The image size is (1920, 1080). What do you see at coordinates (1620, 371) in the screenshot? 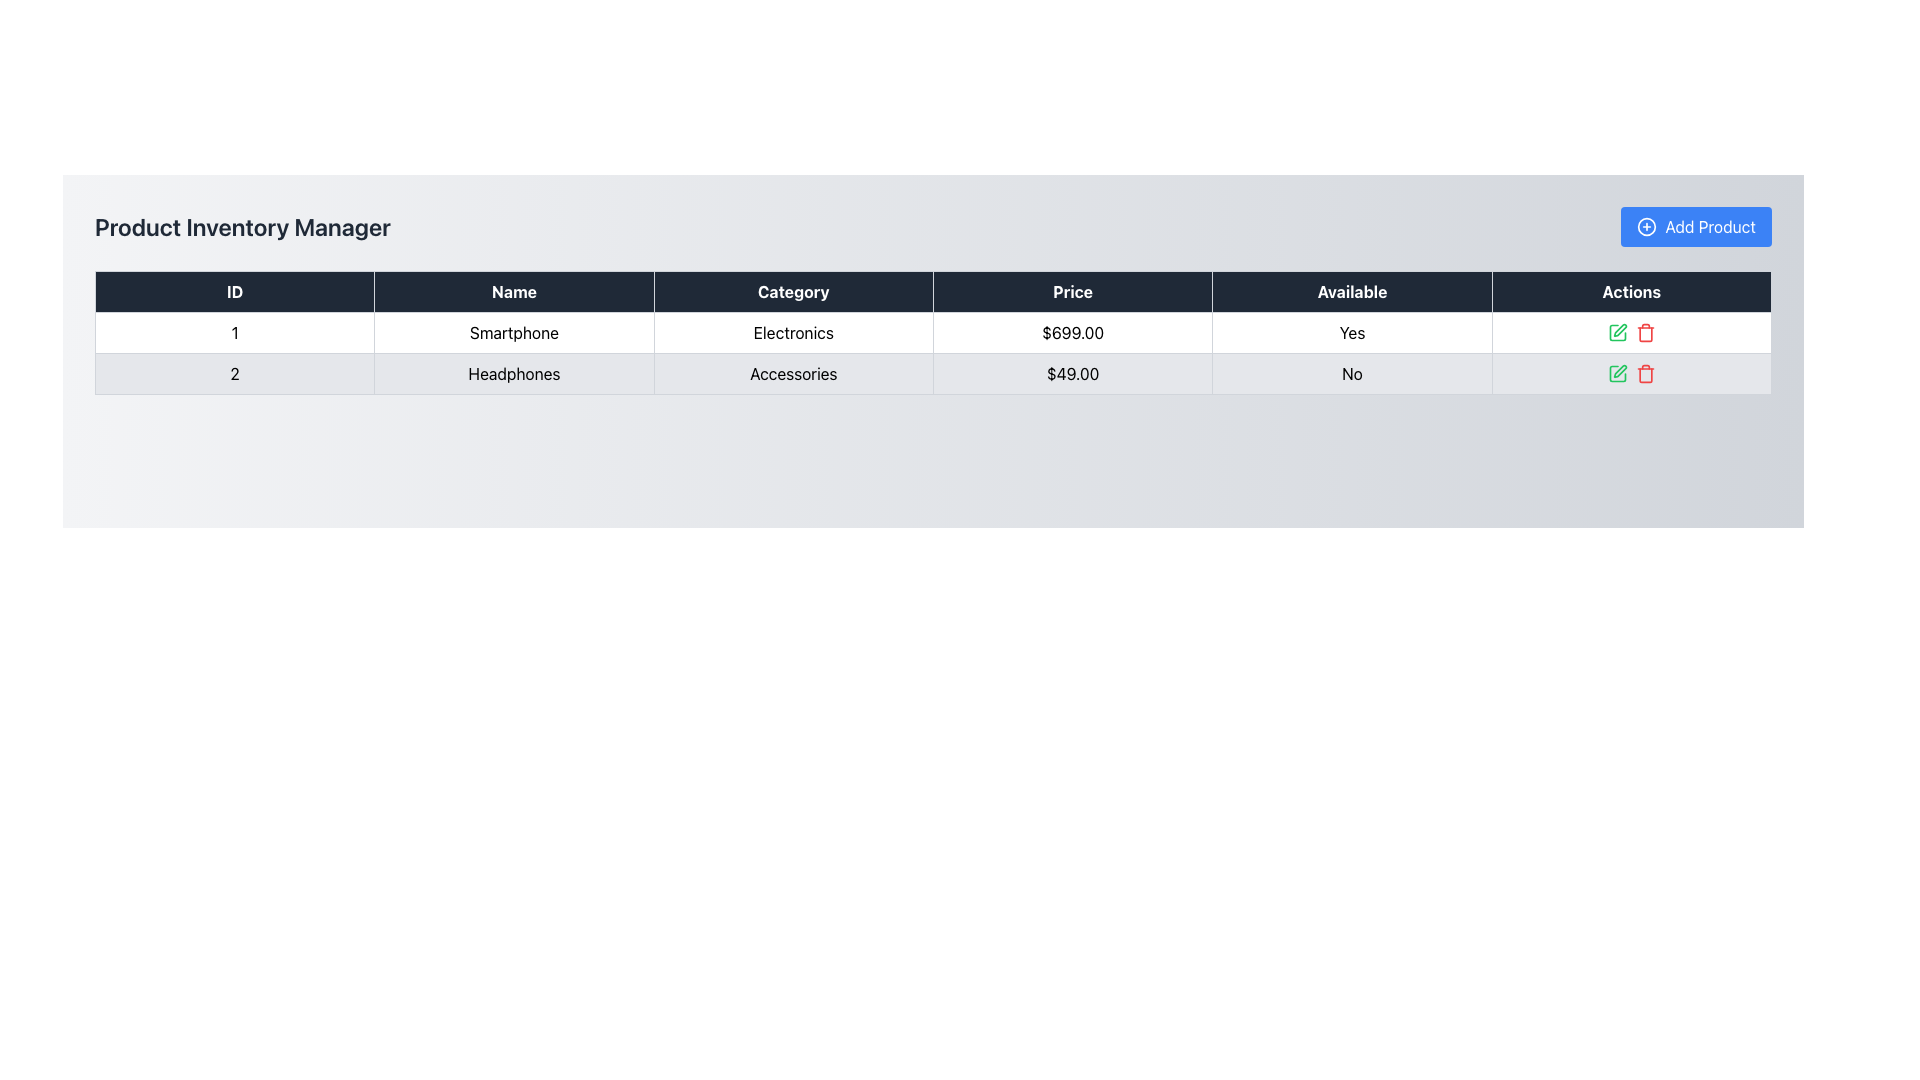
I see `the green pen-shaped SVG icon in the 'Actions' column of the second row` at bounding box center [1620, 371].